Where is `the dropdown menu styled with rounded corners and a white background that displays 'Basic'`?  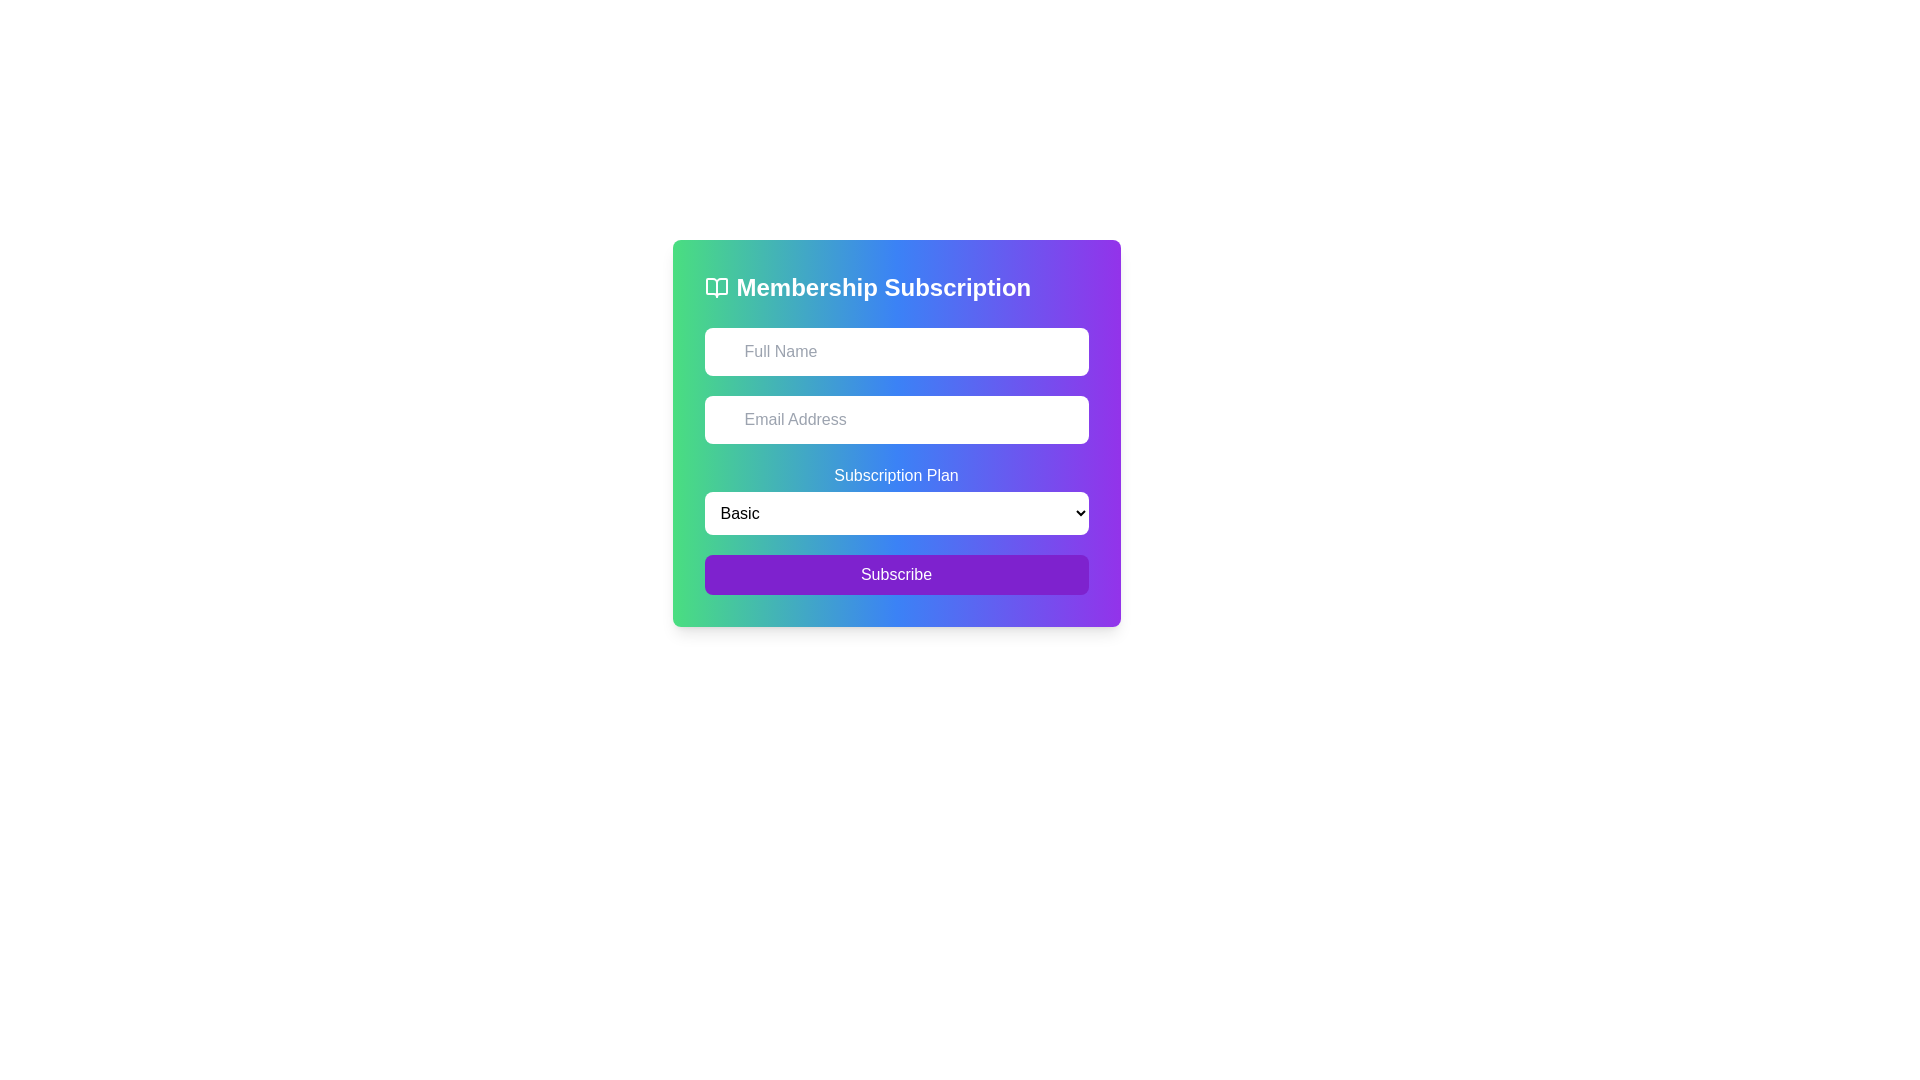 the dropdown menu styled with rounded corners and a white background that displays 'Basic' is located at coordinates (895, 512).